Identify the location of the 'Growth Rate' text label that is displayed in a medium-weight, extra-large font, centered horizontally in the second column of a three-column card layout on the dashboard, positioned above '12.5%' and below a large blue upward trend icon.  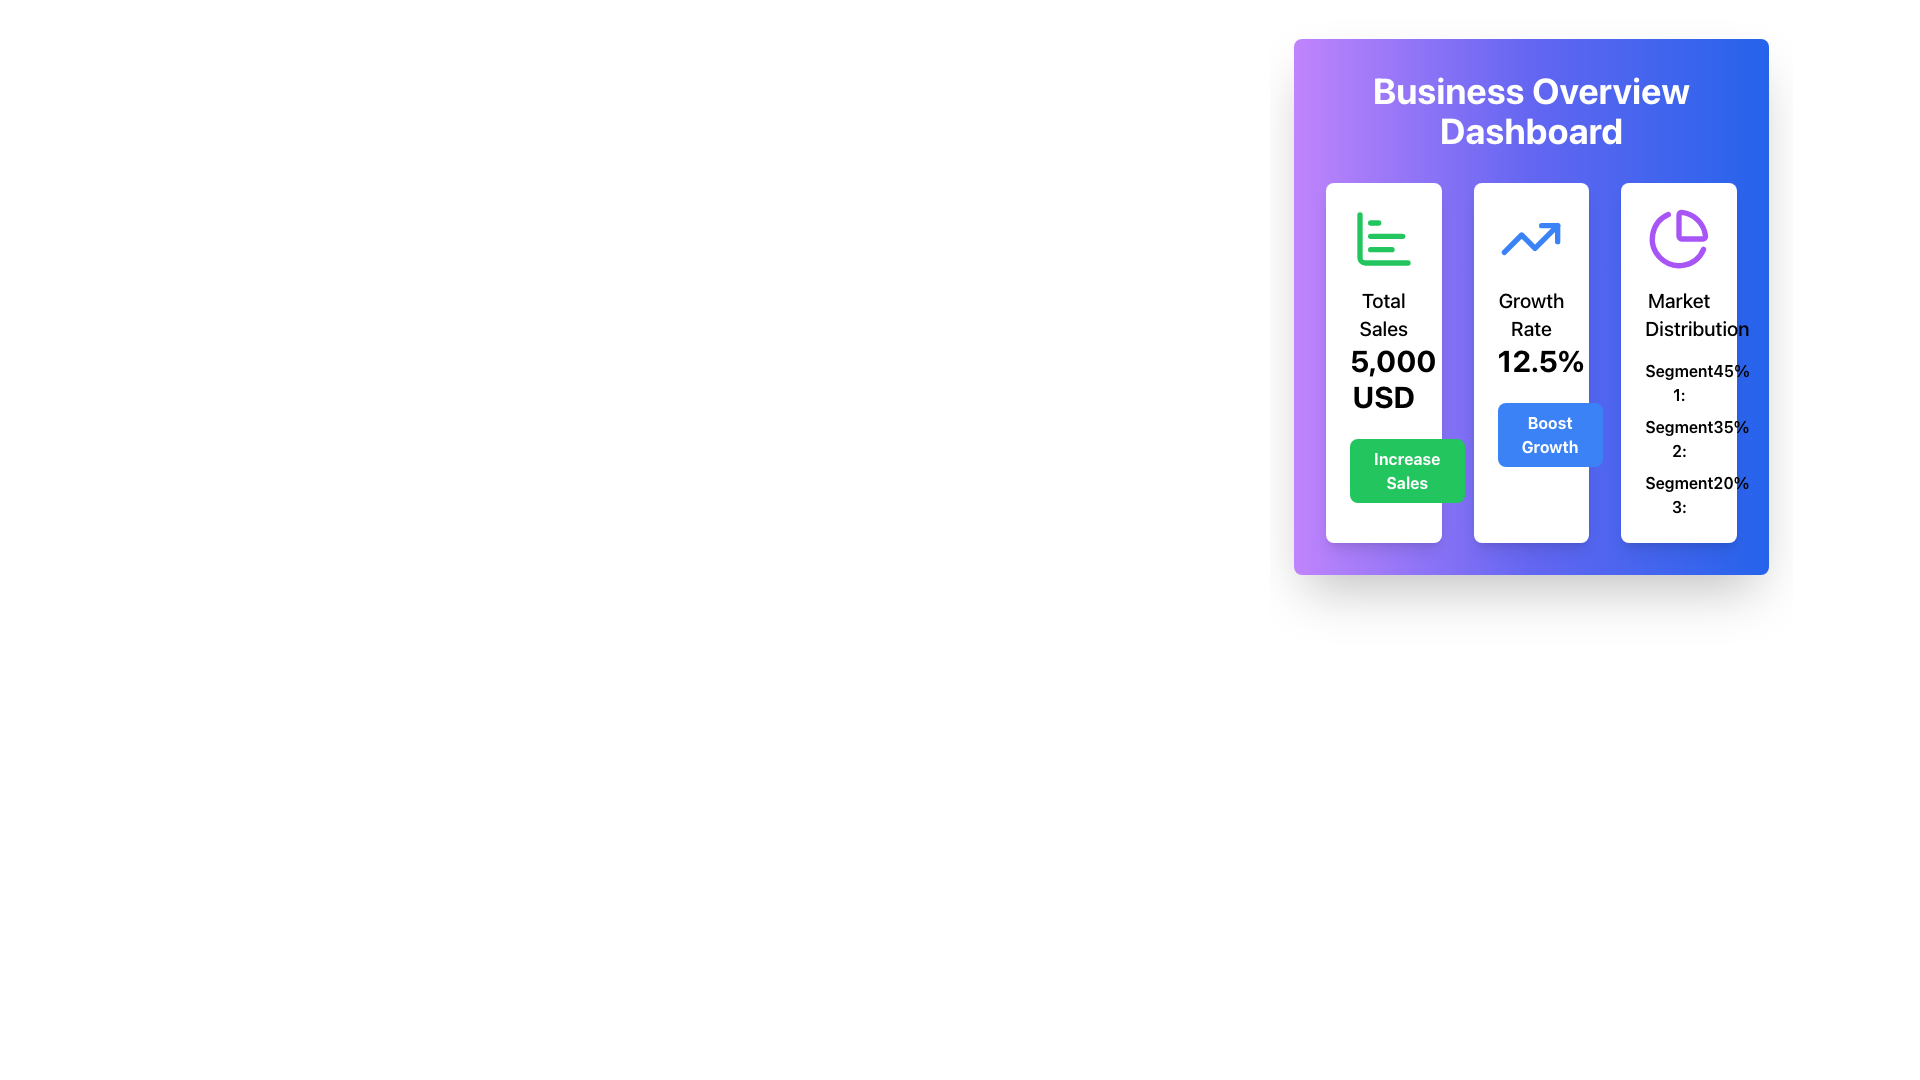
(1530, 315).